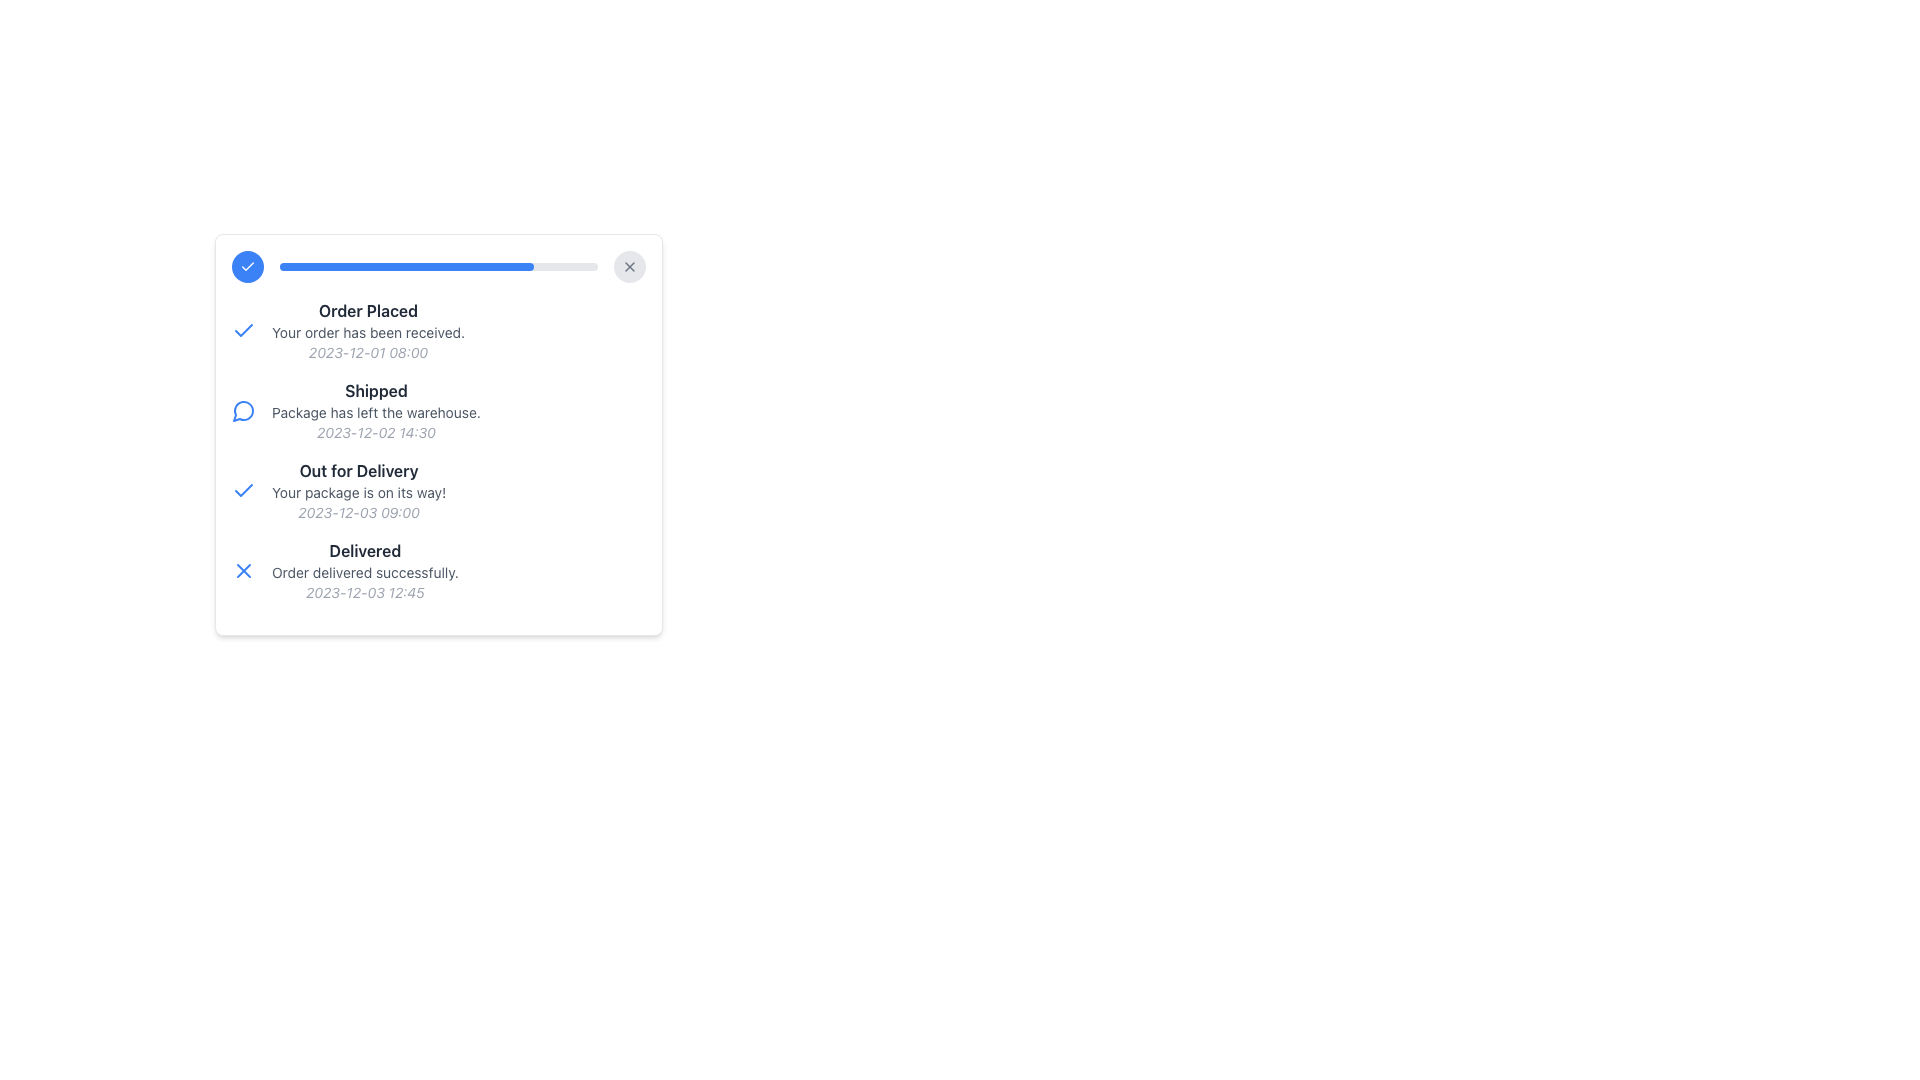 This screenshot has width=1920, height=1080. Describe the element at coordinates (359, 490) in the screenshot. I see `the informational component indicating the package's current status as 'Out for Delivery', which is the third status row in the process list` at that location.